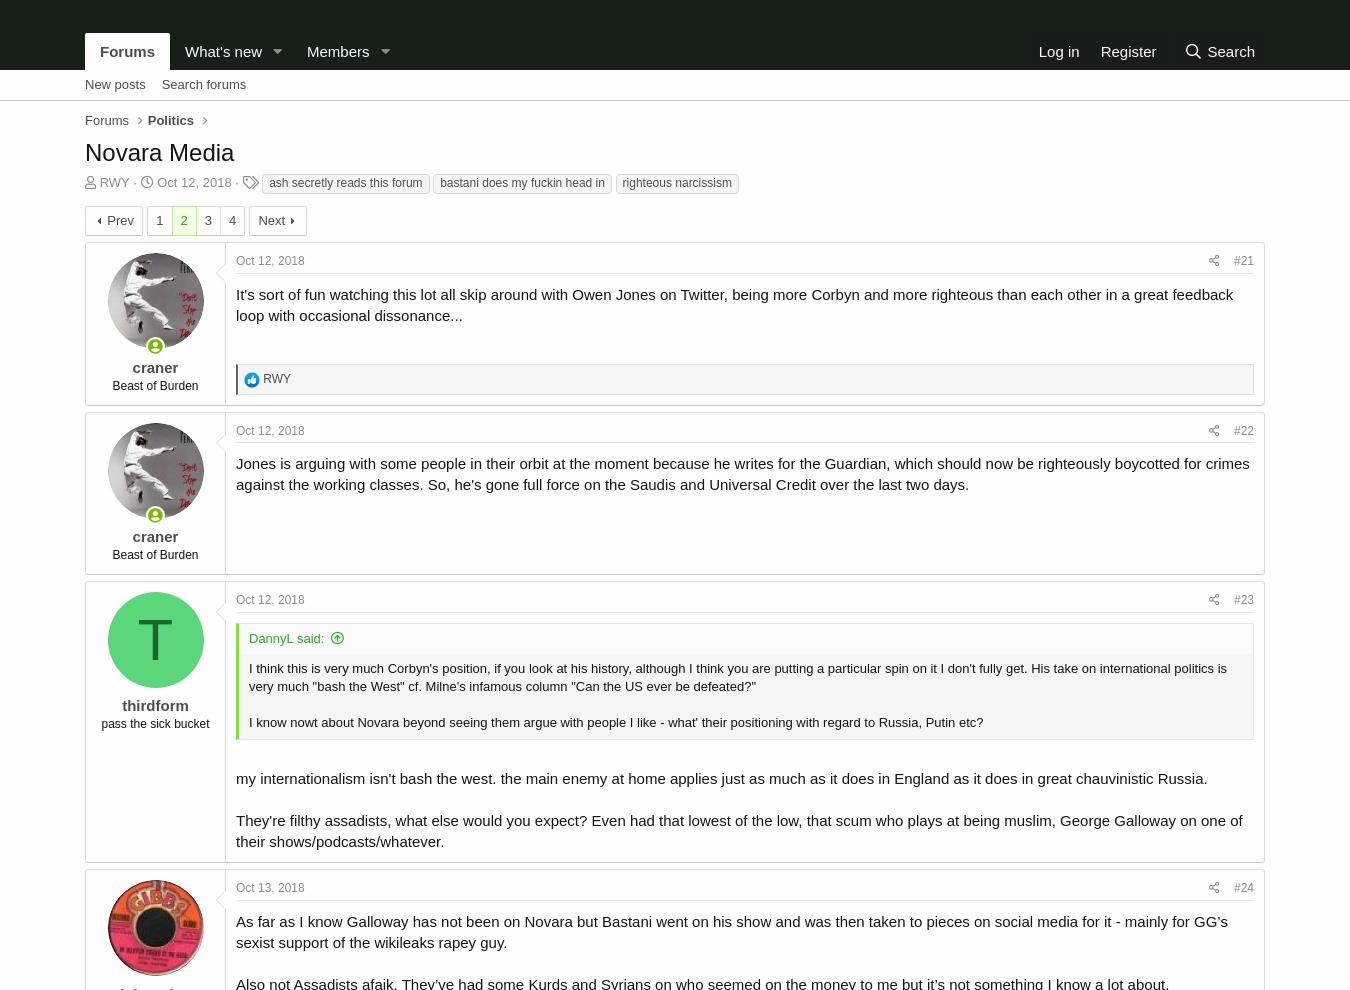  What do you see at coordinates (1243, 260) in the screenshot?
I see `'#21'` at bounding box center [1243, 260].